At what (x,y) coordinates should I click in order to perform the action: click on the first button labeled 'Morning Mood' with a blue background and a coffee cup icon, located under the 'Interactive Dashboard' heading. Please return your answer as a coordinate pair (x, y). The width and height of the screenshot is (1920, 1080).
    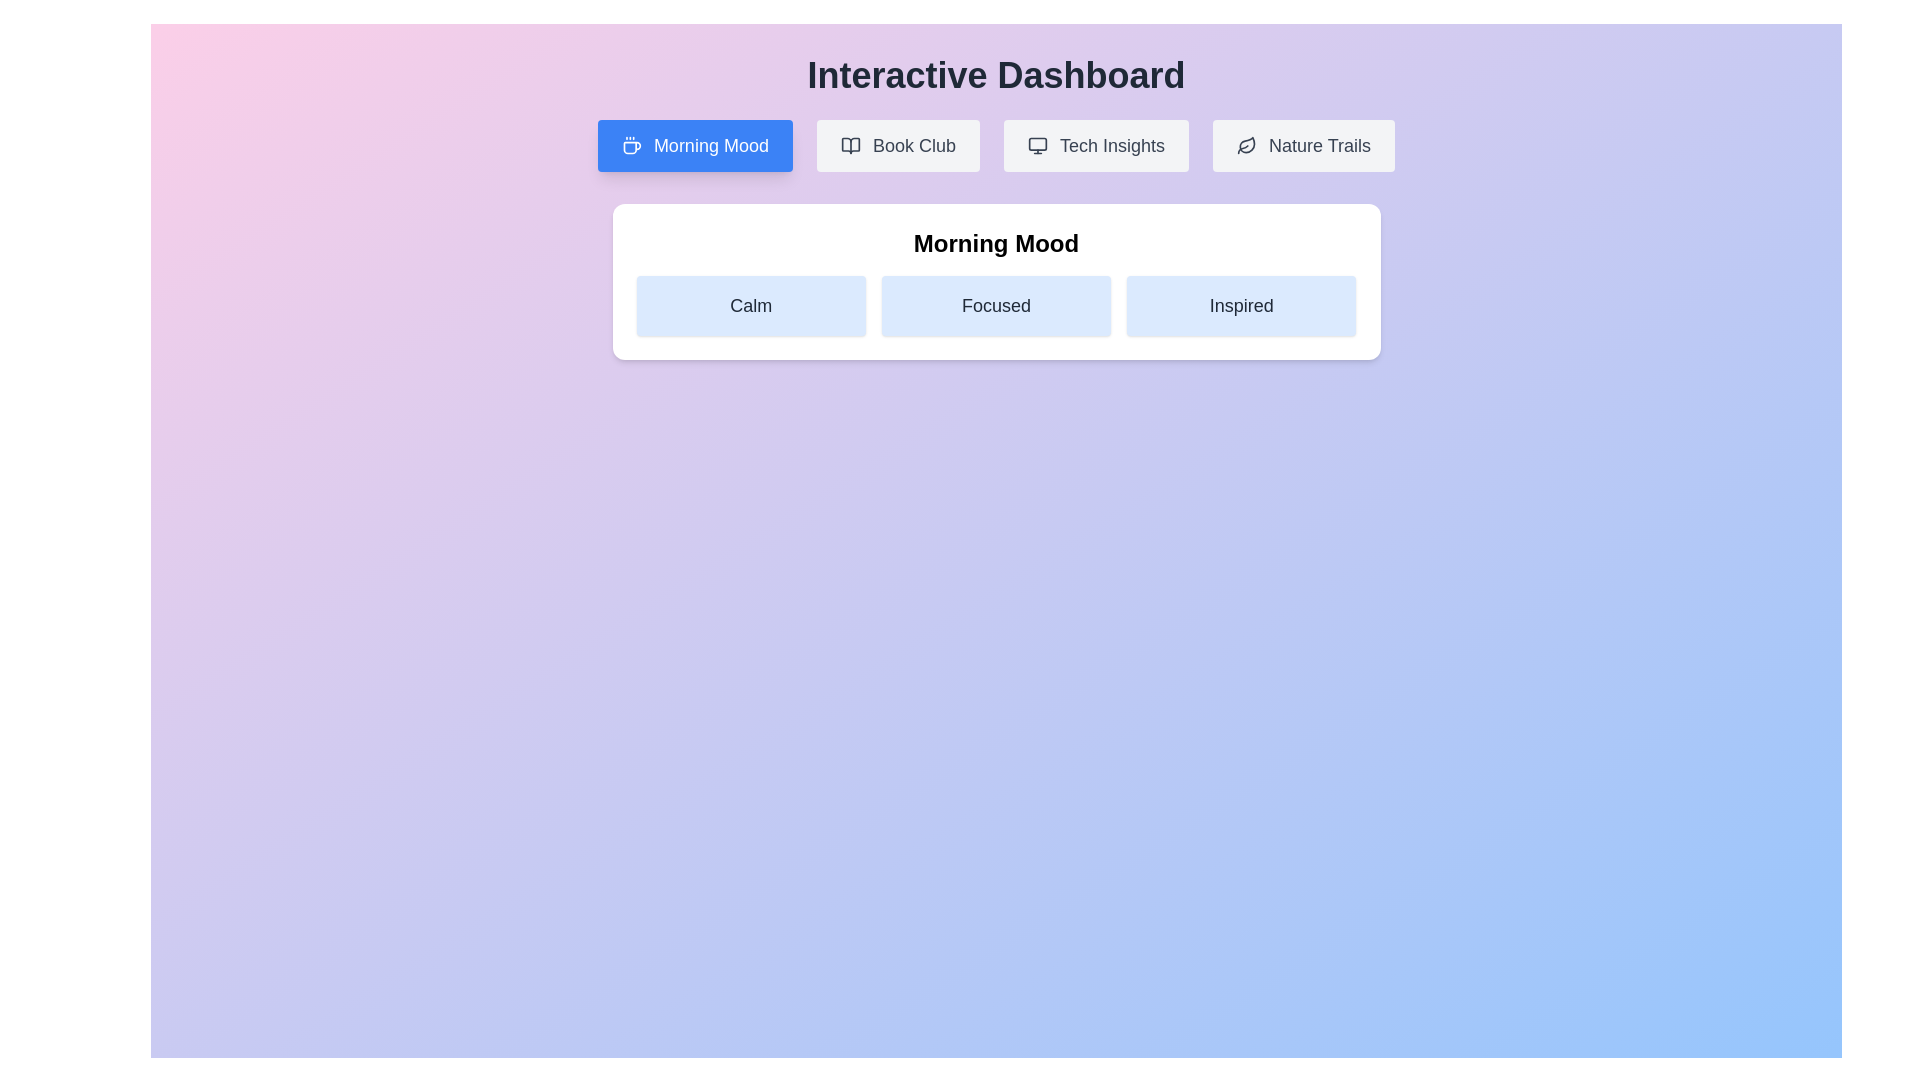
    Looking at the image, I should click on (695, 145).